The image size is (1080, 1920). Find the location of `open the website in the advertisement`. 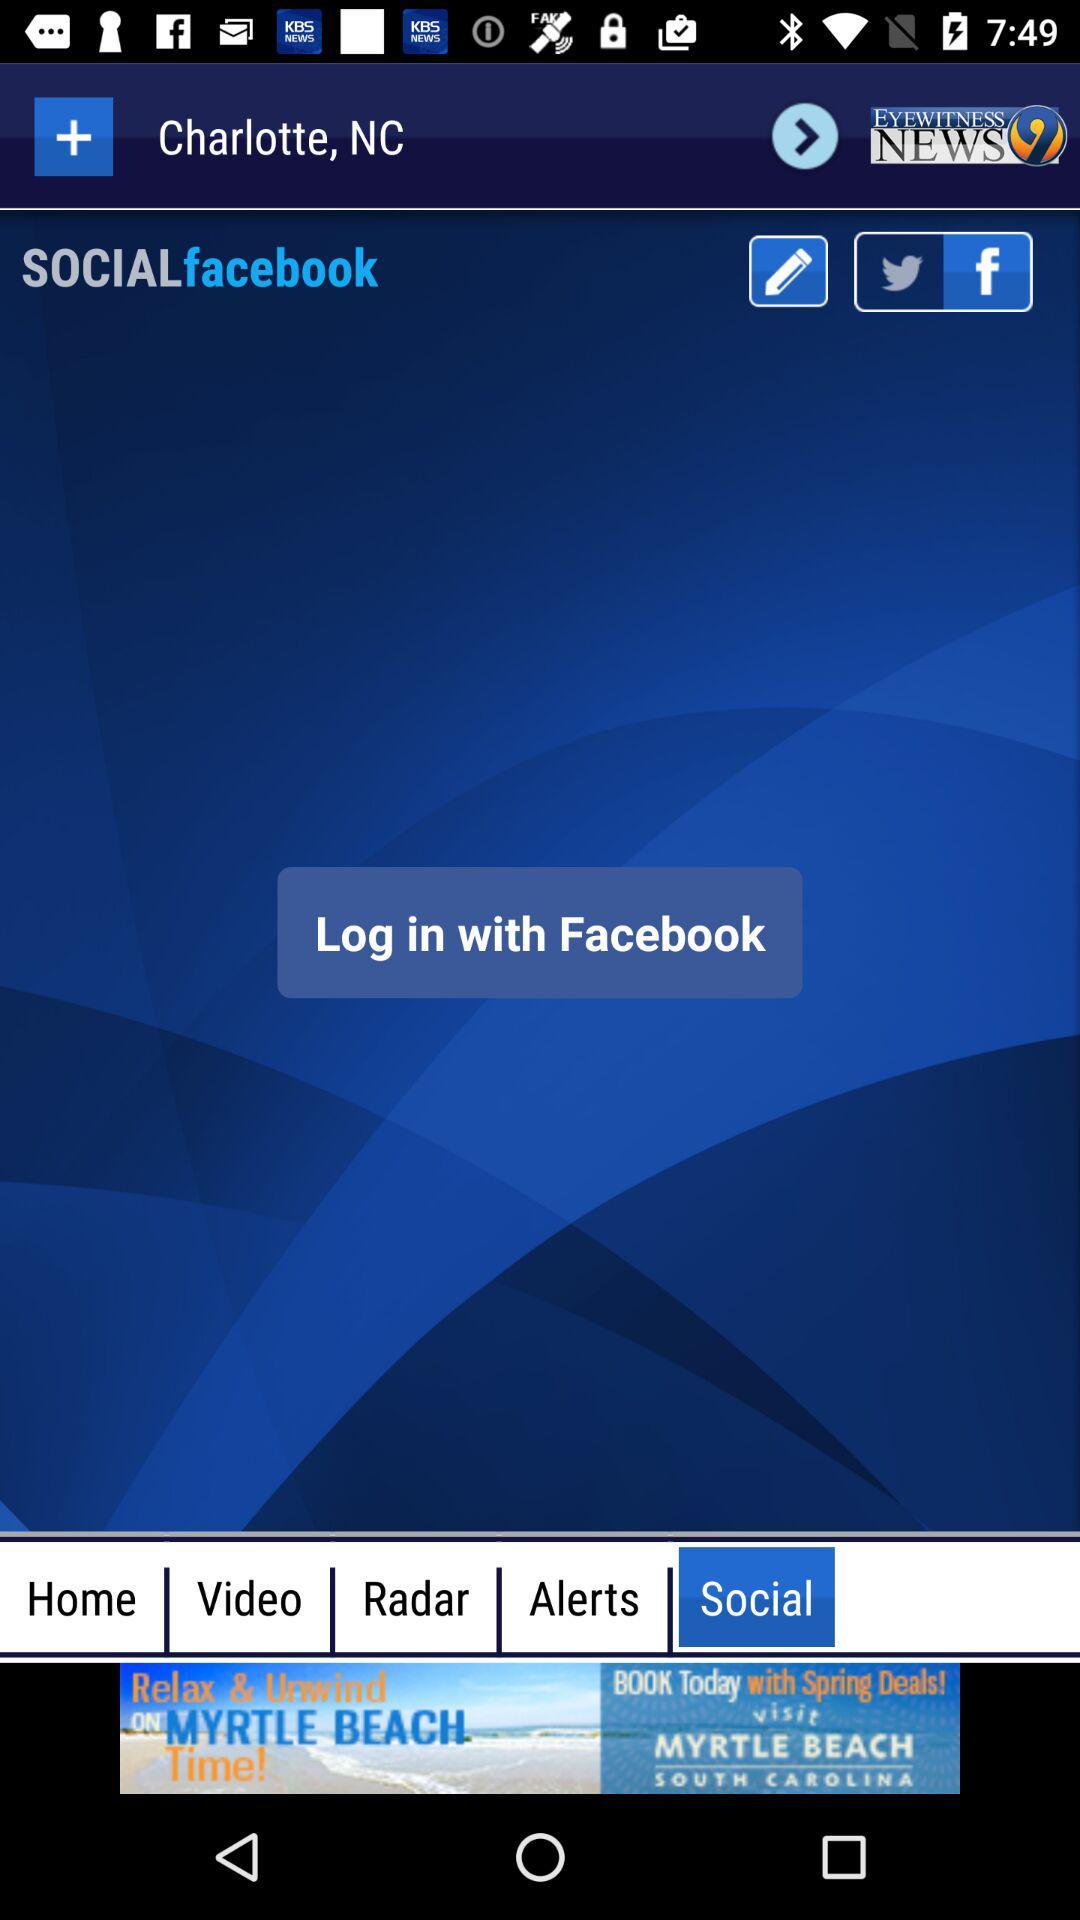

open the website in the advertisement is located at coordinates (540, 1727).